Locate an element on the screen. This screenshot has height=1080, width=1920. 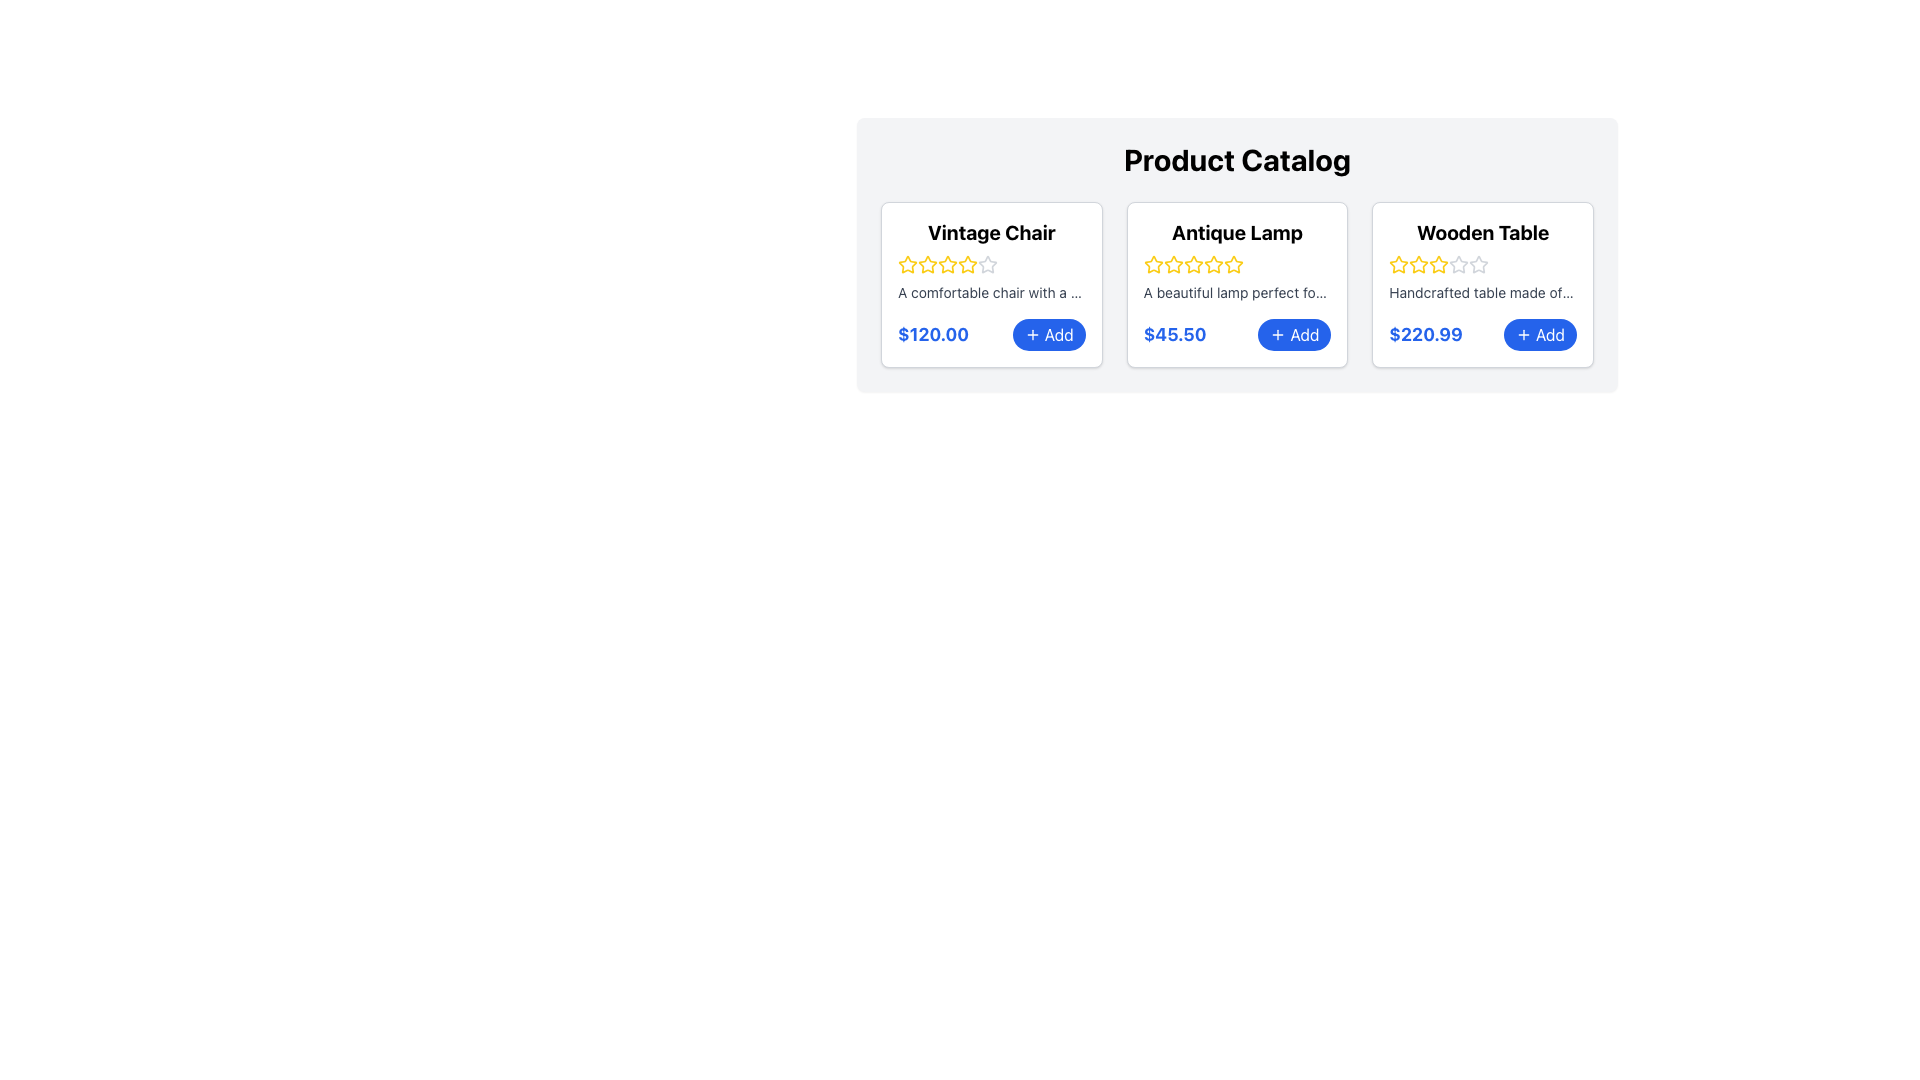
the Text label for the product 'Antique Lamp', which is located at the top of the second card in a three-card layout in the product catalog section is located at coordinates (1236, 231).